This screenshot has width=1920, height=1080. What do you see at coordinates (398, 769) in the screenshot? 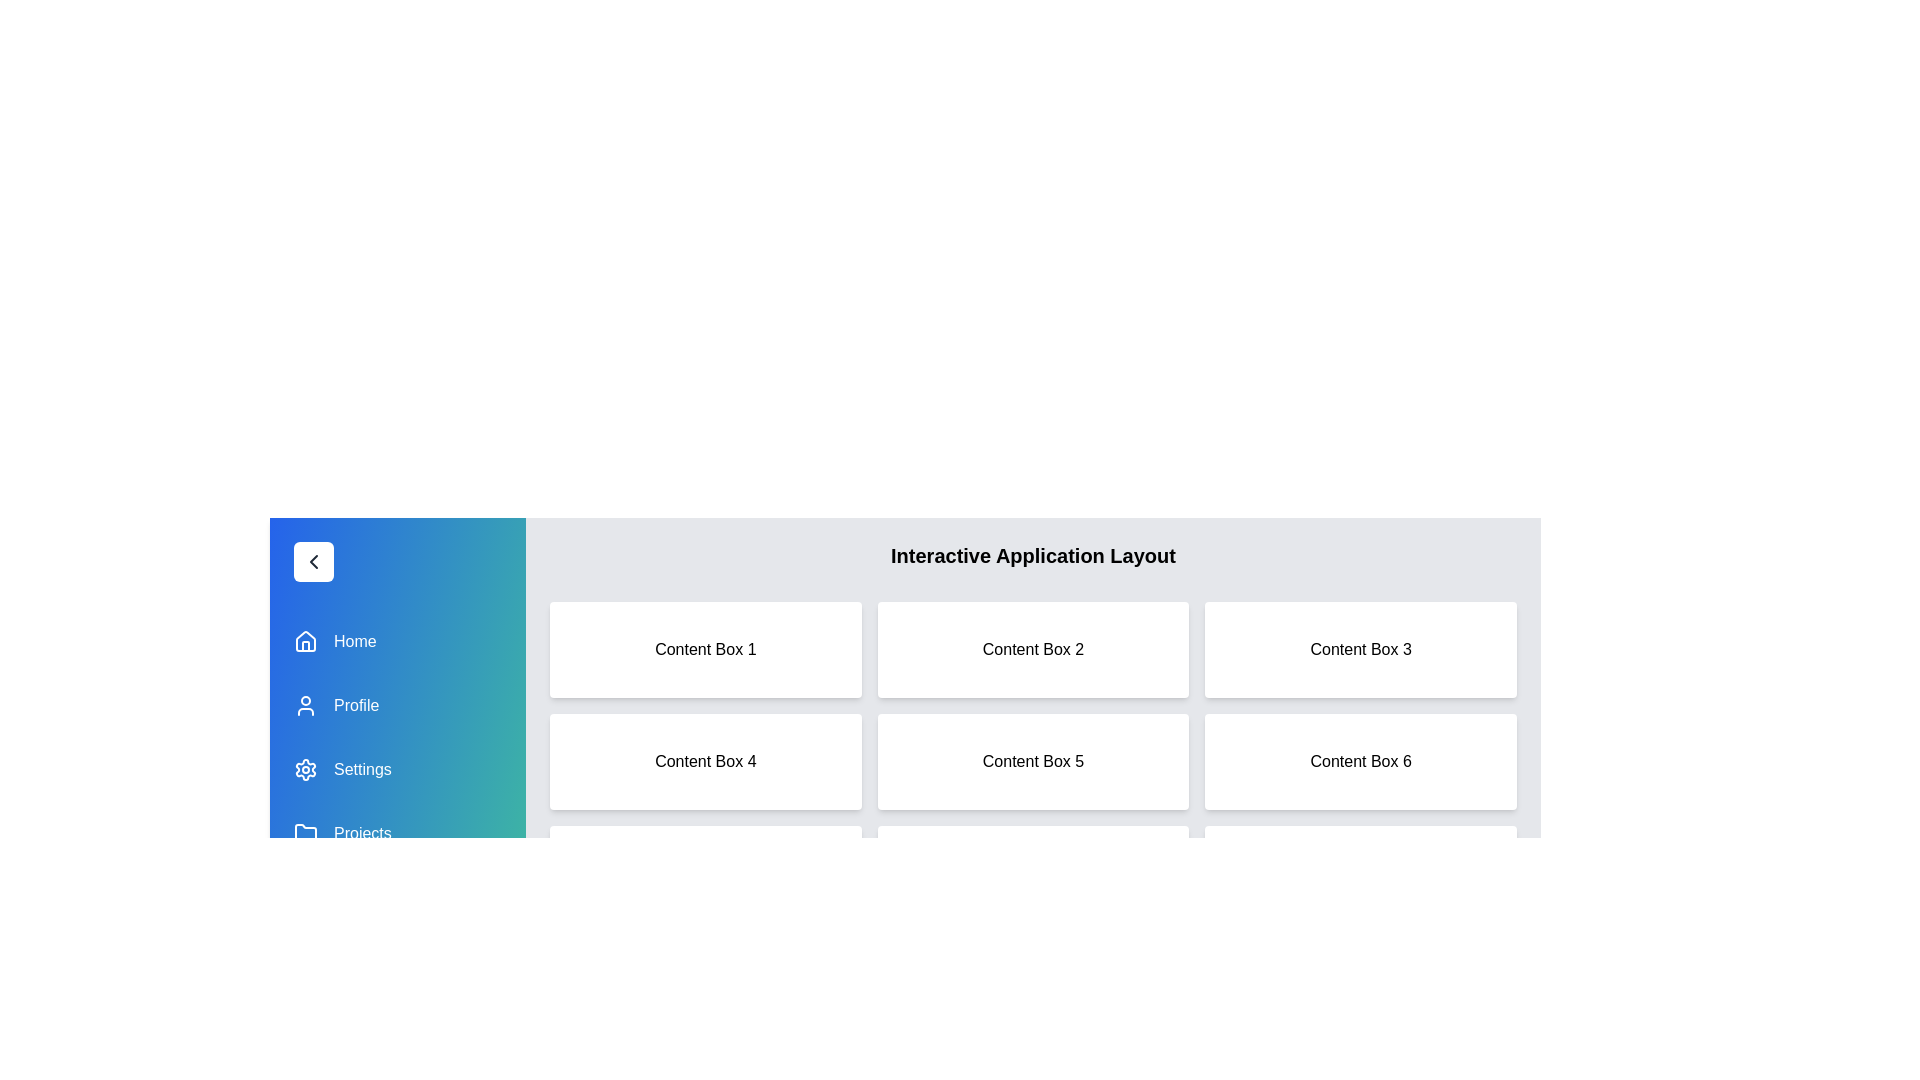
I see `the menu item Settings to navigate or activate its associated functionality` at bounding box center [398, 769].